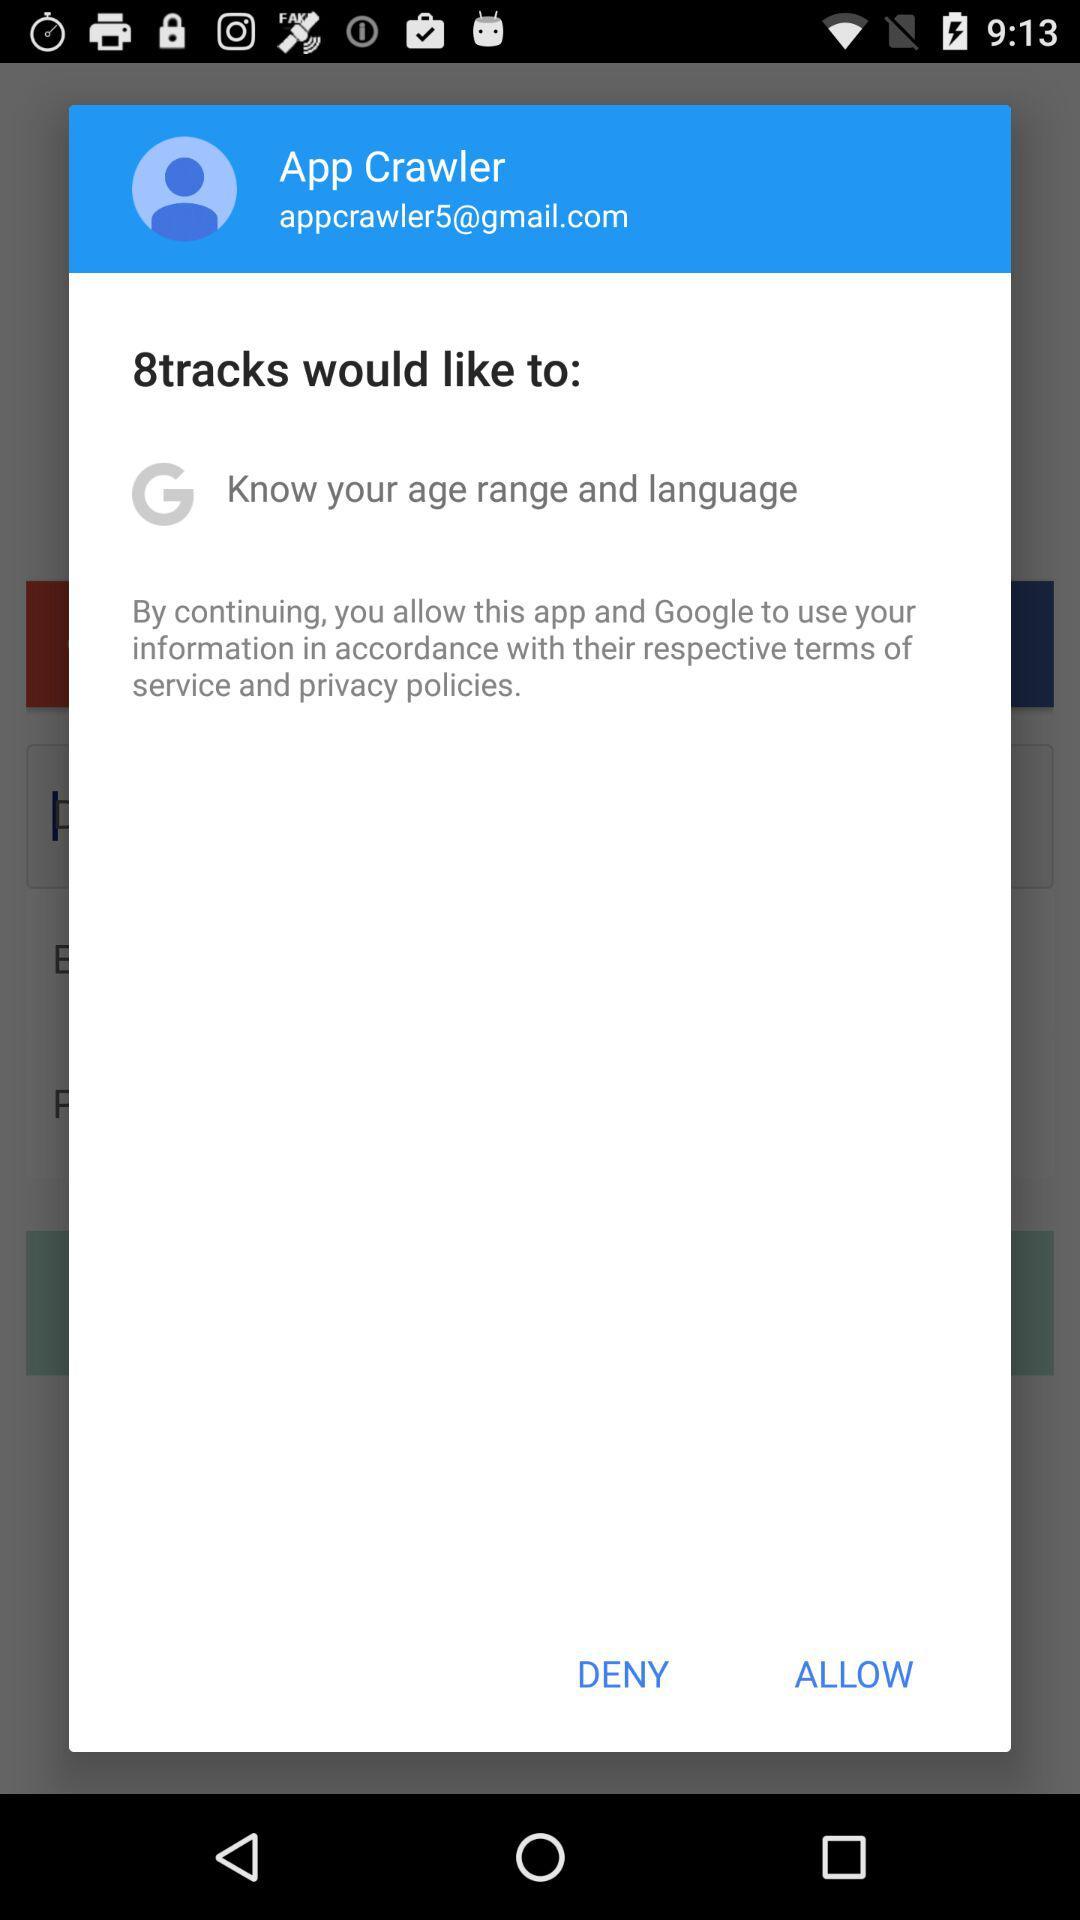 The height and width of the screenshot is (1920, 1080). What do you see at coordinates (621, 1673) in the screenshot?
I see `item at the bottom` at bounding box center [621, 1673].